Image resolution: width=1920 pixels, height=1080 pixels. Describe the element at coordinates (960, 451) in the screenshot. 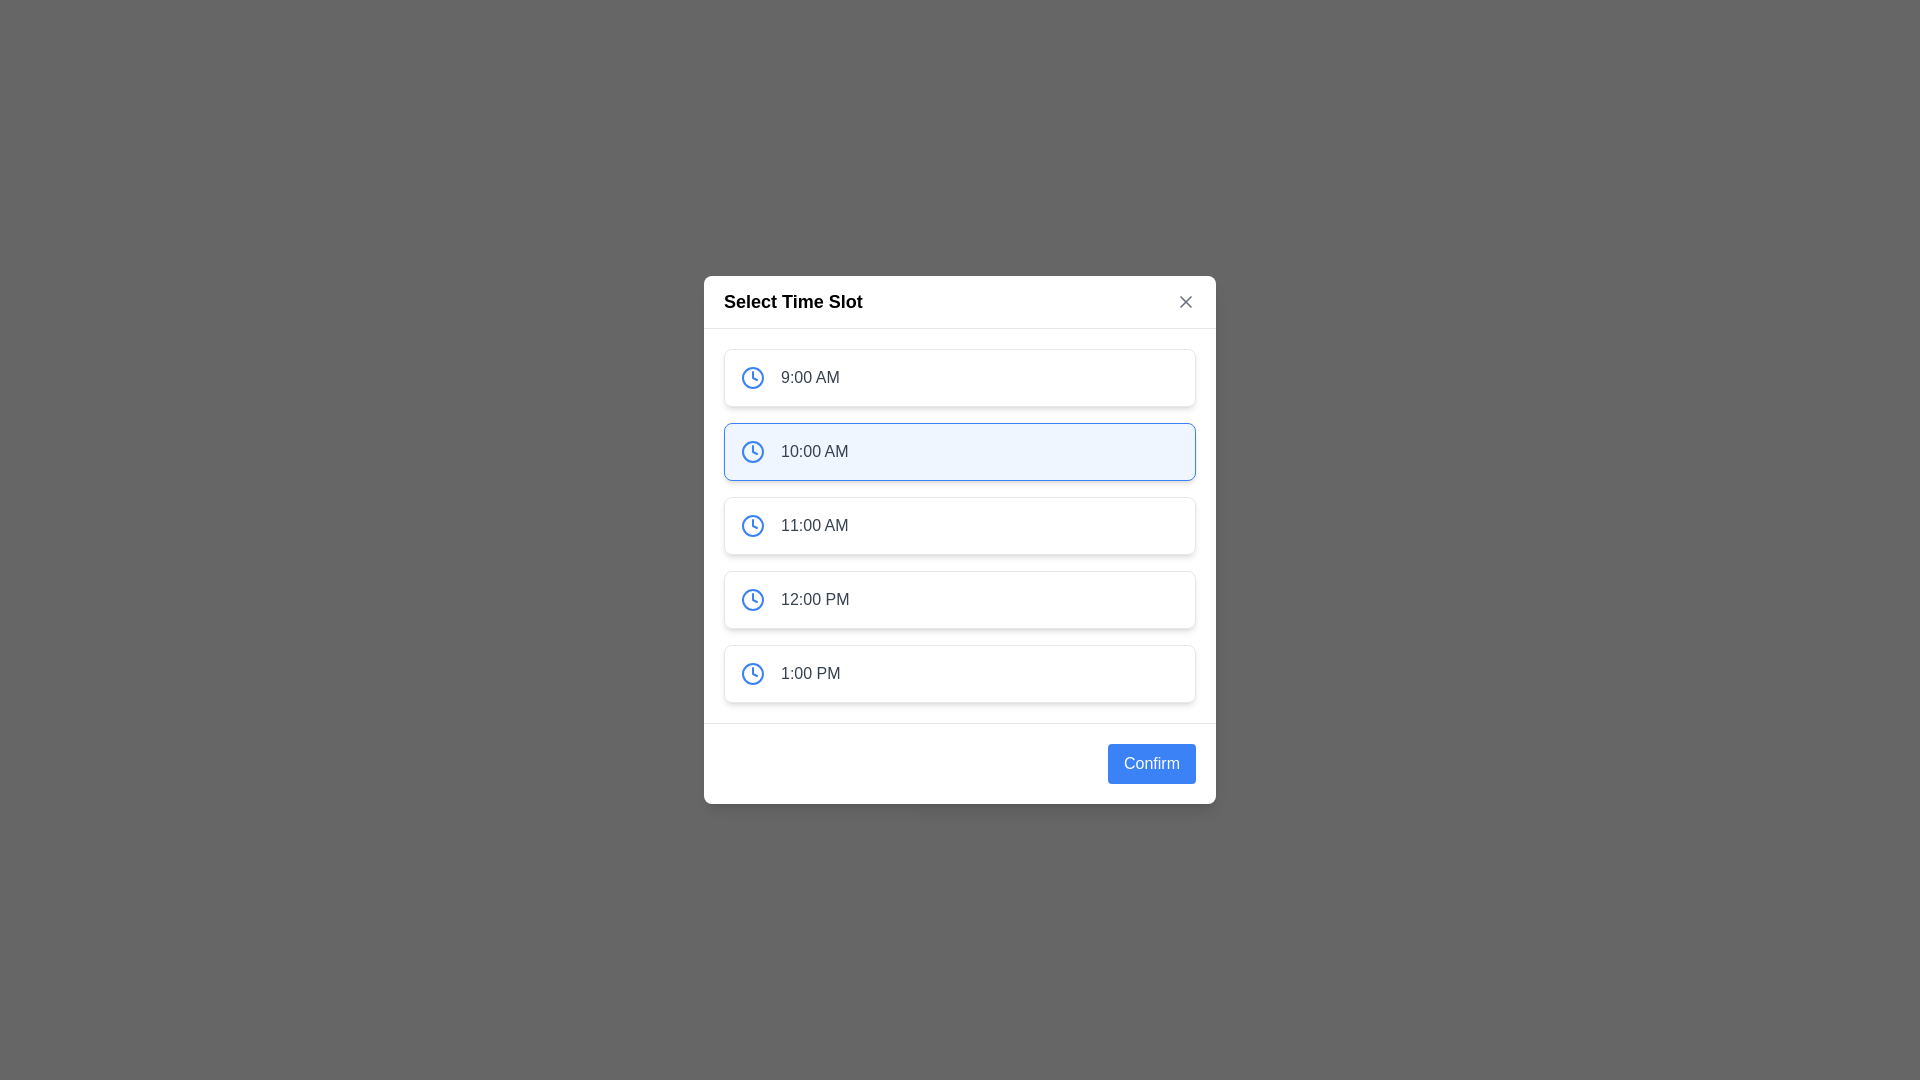

I see `the time slot labeled 10:00 AM to select it` at that location.